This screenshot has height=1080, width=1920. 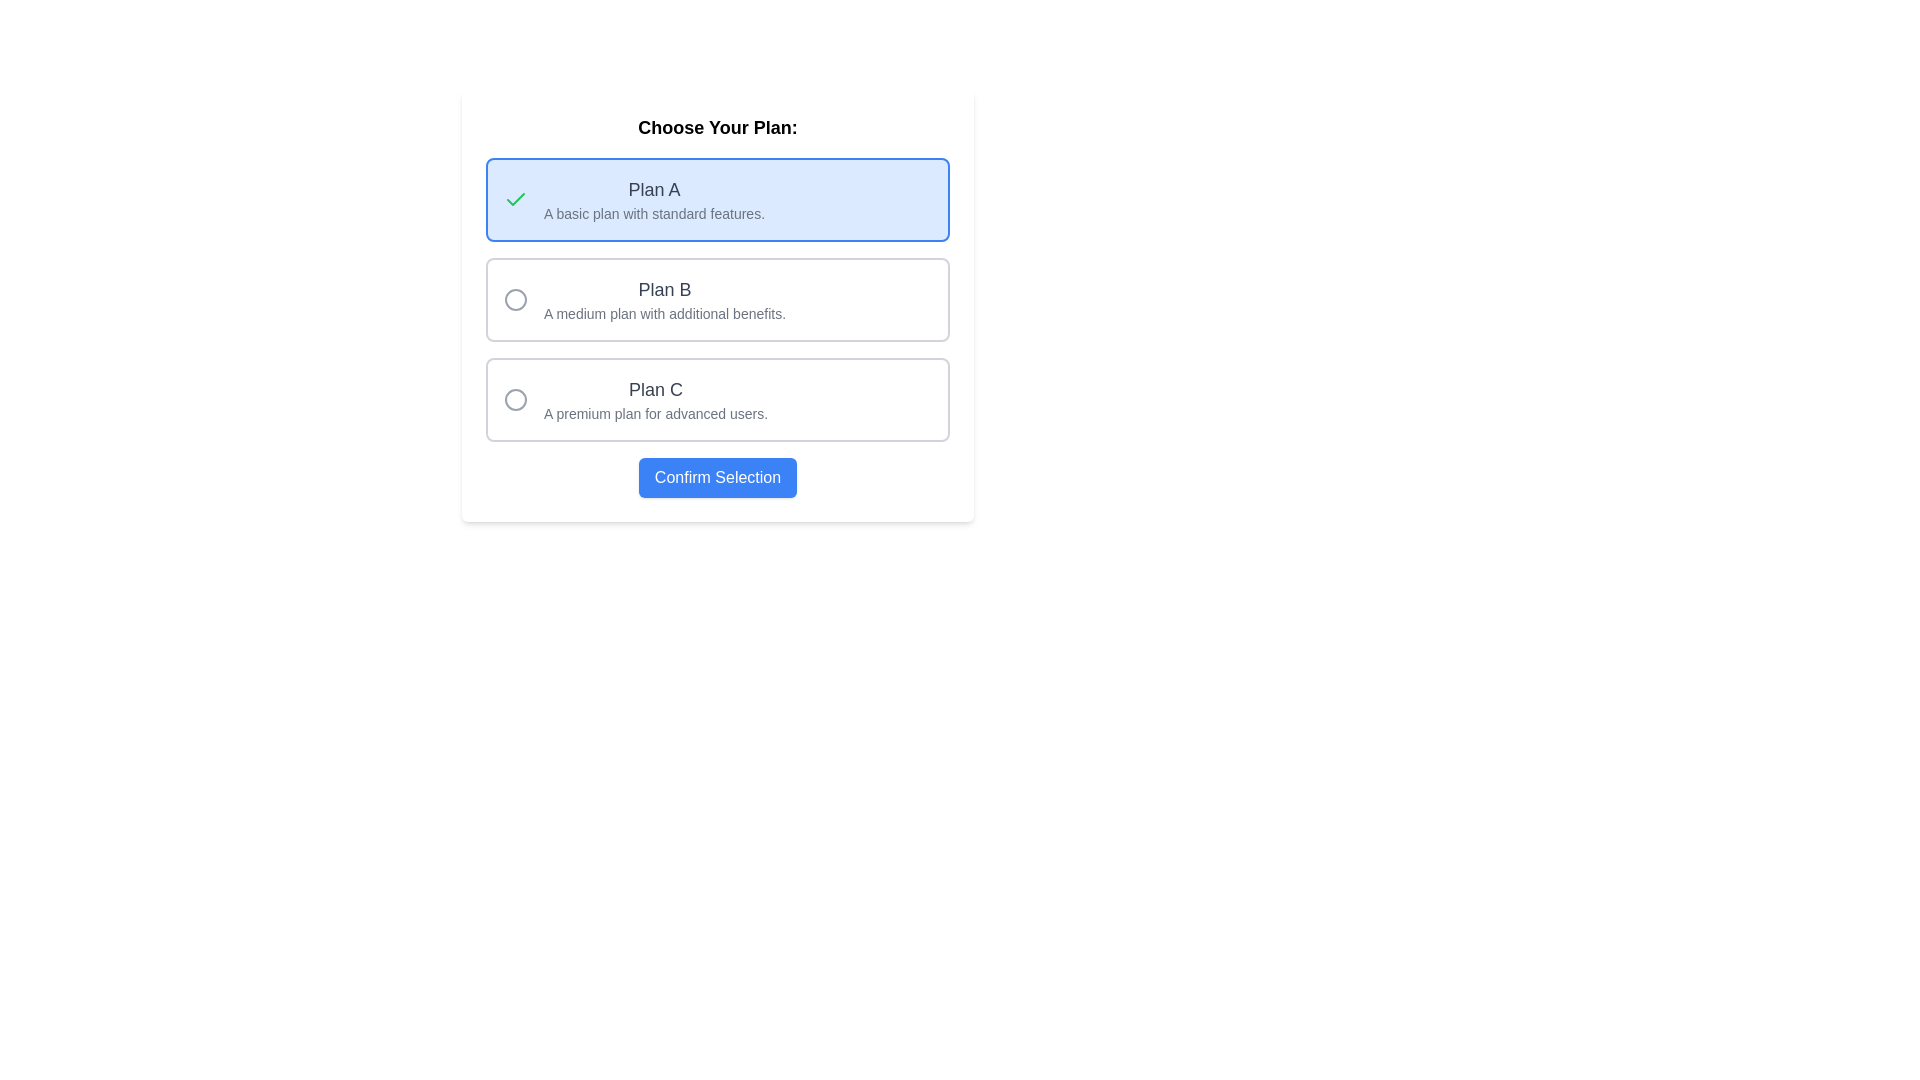 What do you see at coordinates (635, 400) in the screenshot?
I see `text of the 'Plan C' option in the selection interface, which is the third item in a vertically stacked list of plan choices` at bounding box center [635, 400].